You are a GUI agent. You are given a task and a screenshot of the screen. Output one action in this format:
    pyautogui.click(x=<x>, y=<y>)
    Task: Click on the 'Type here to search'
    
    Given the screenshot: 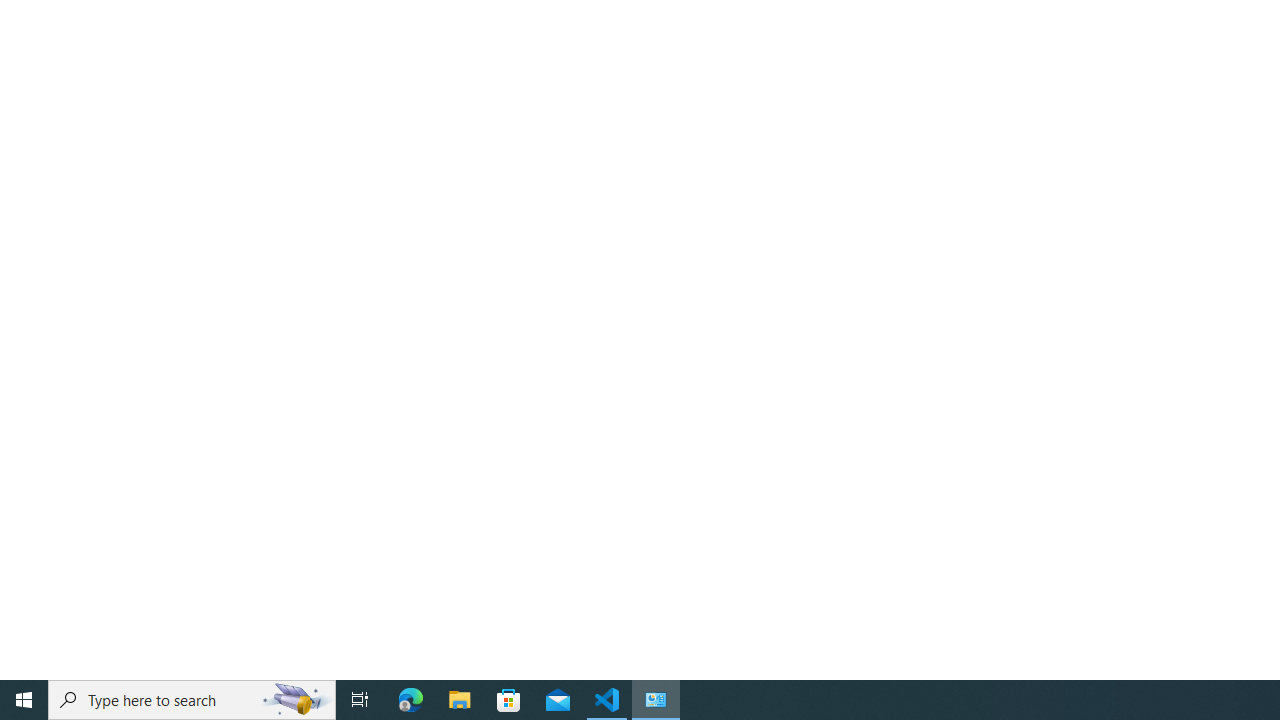 What is the action you would take?
    pyautogui.click(x=192, y=698)
    